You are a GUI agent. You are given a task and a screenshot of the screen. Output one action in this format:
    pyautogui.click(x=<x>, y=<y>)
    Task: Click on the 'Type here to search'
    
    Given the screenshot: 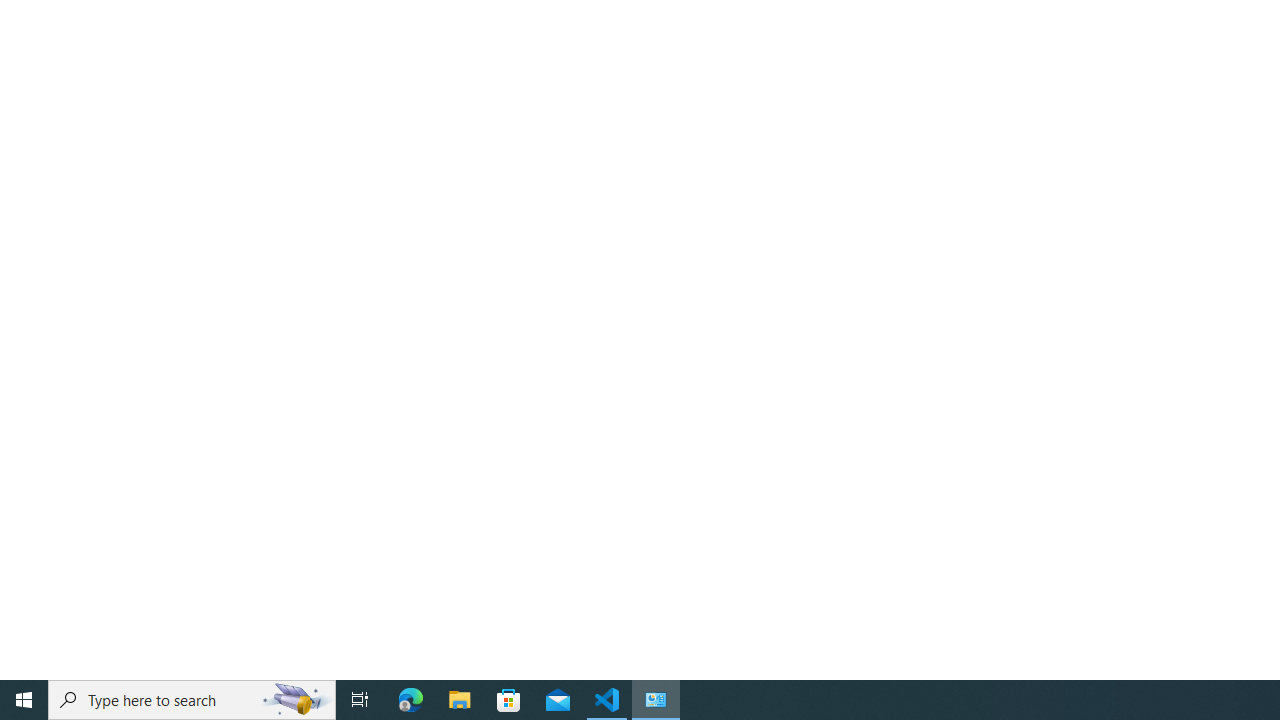 What is the action you would take?
    pyautogui.click(x=192, y=698)
    